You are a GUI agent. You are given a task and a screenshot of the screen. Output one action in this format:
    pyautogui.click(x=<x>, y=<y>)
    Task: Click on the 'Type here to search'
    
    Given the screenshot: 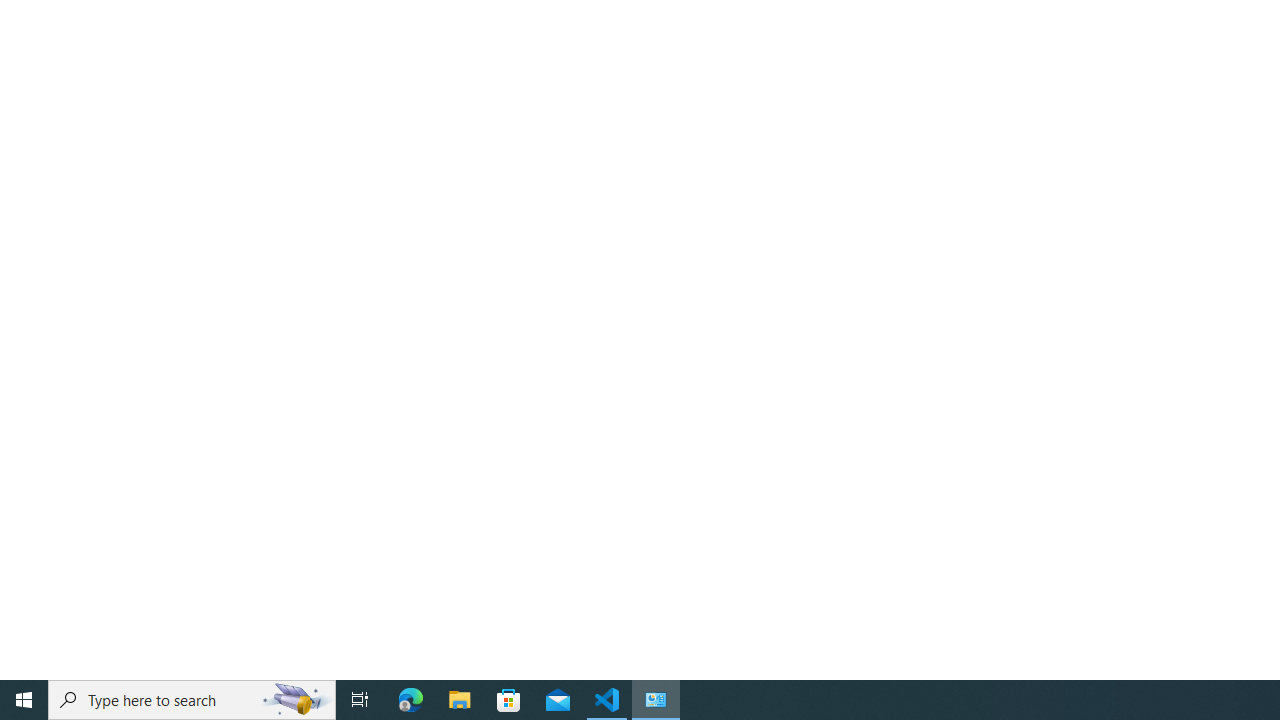 What is the action you would take?
    pyautogui.click(x=192, y=698)
    